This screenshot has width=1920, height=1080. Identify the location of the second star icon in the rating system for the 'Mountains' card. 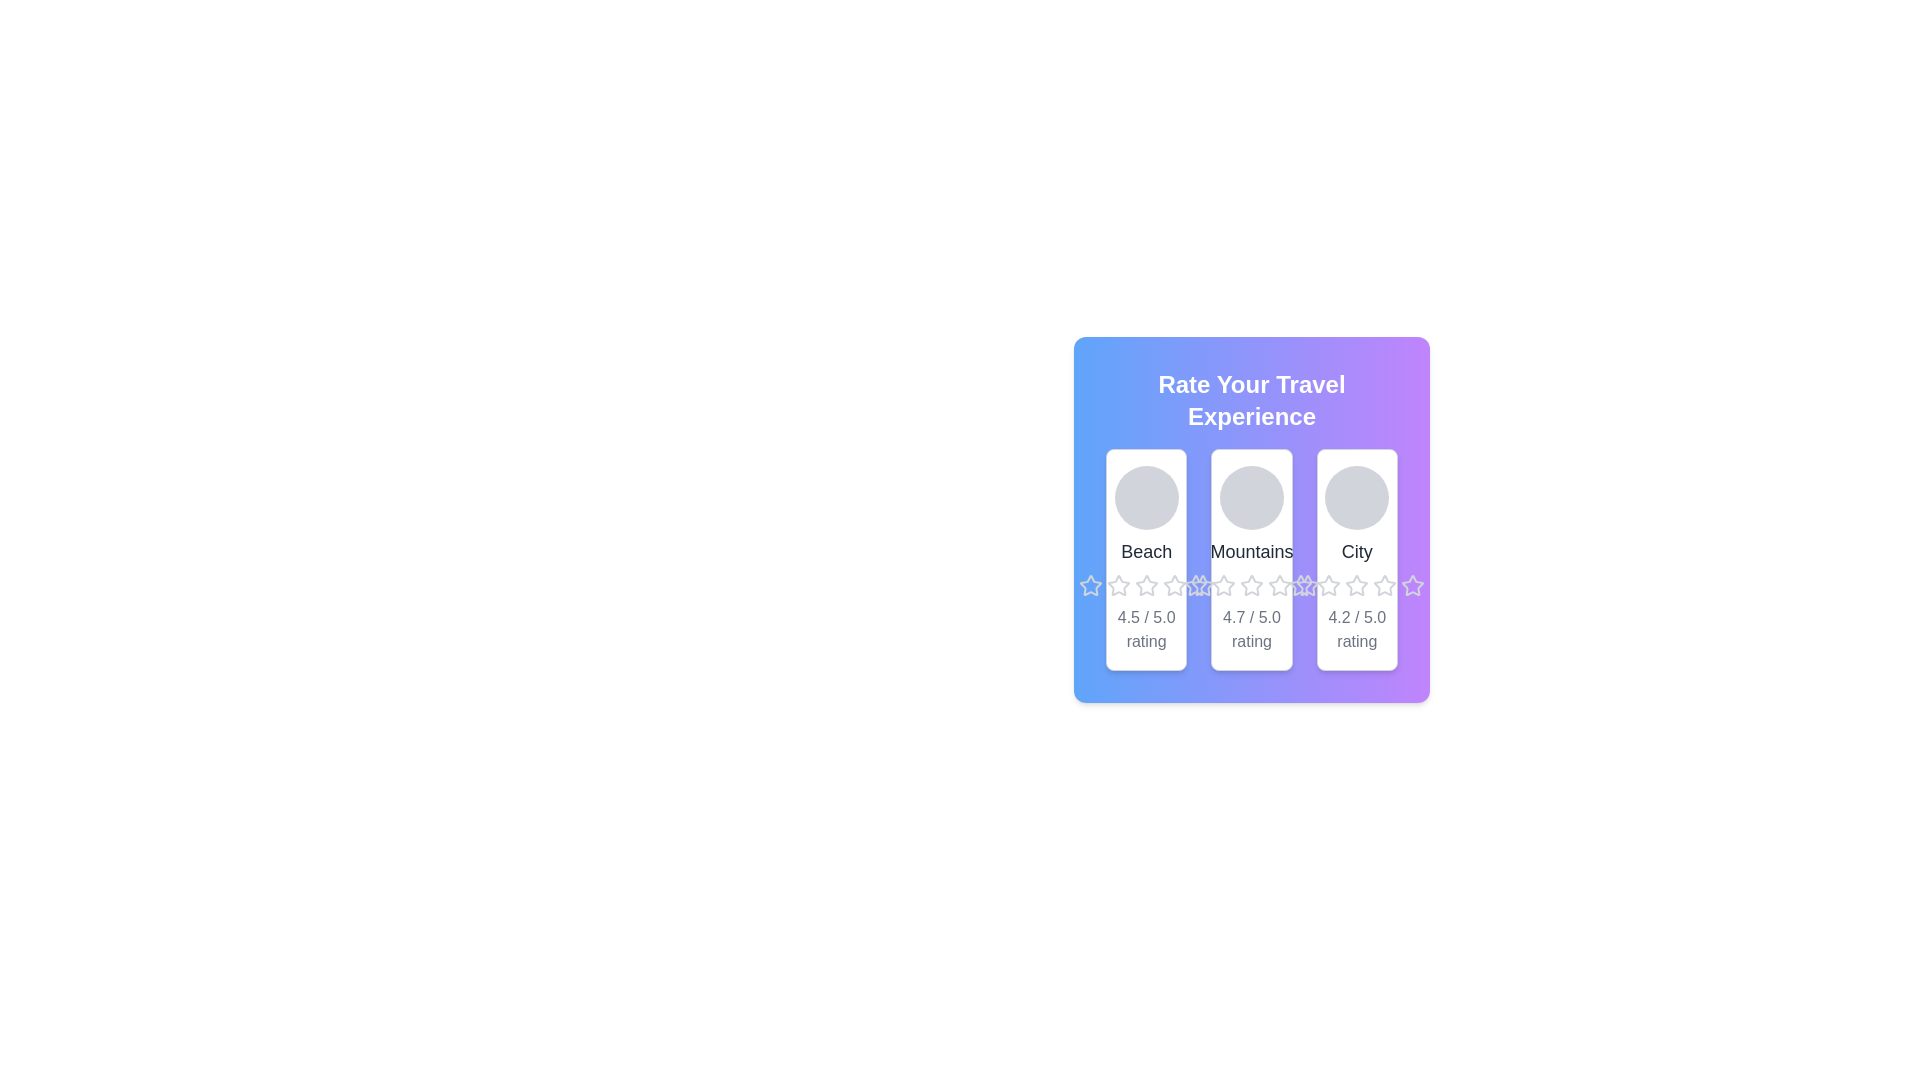
(1201, 585).